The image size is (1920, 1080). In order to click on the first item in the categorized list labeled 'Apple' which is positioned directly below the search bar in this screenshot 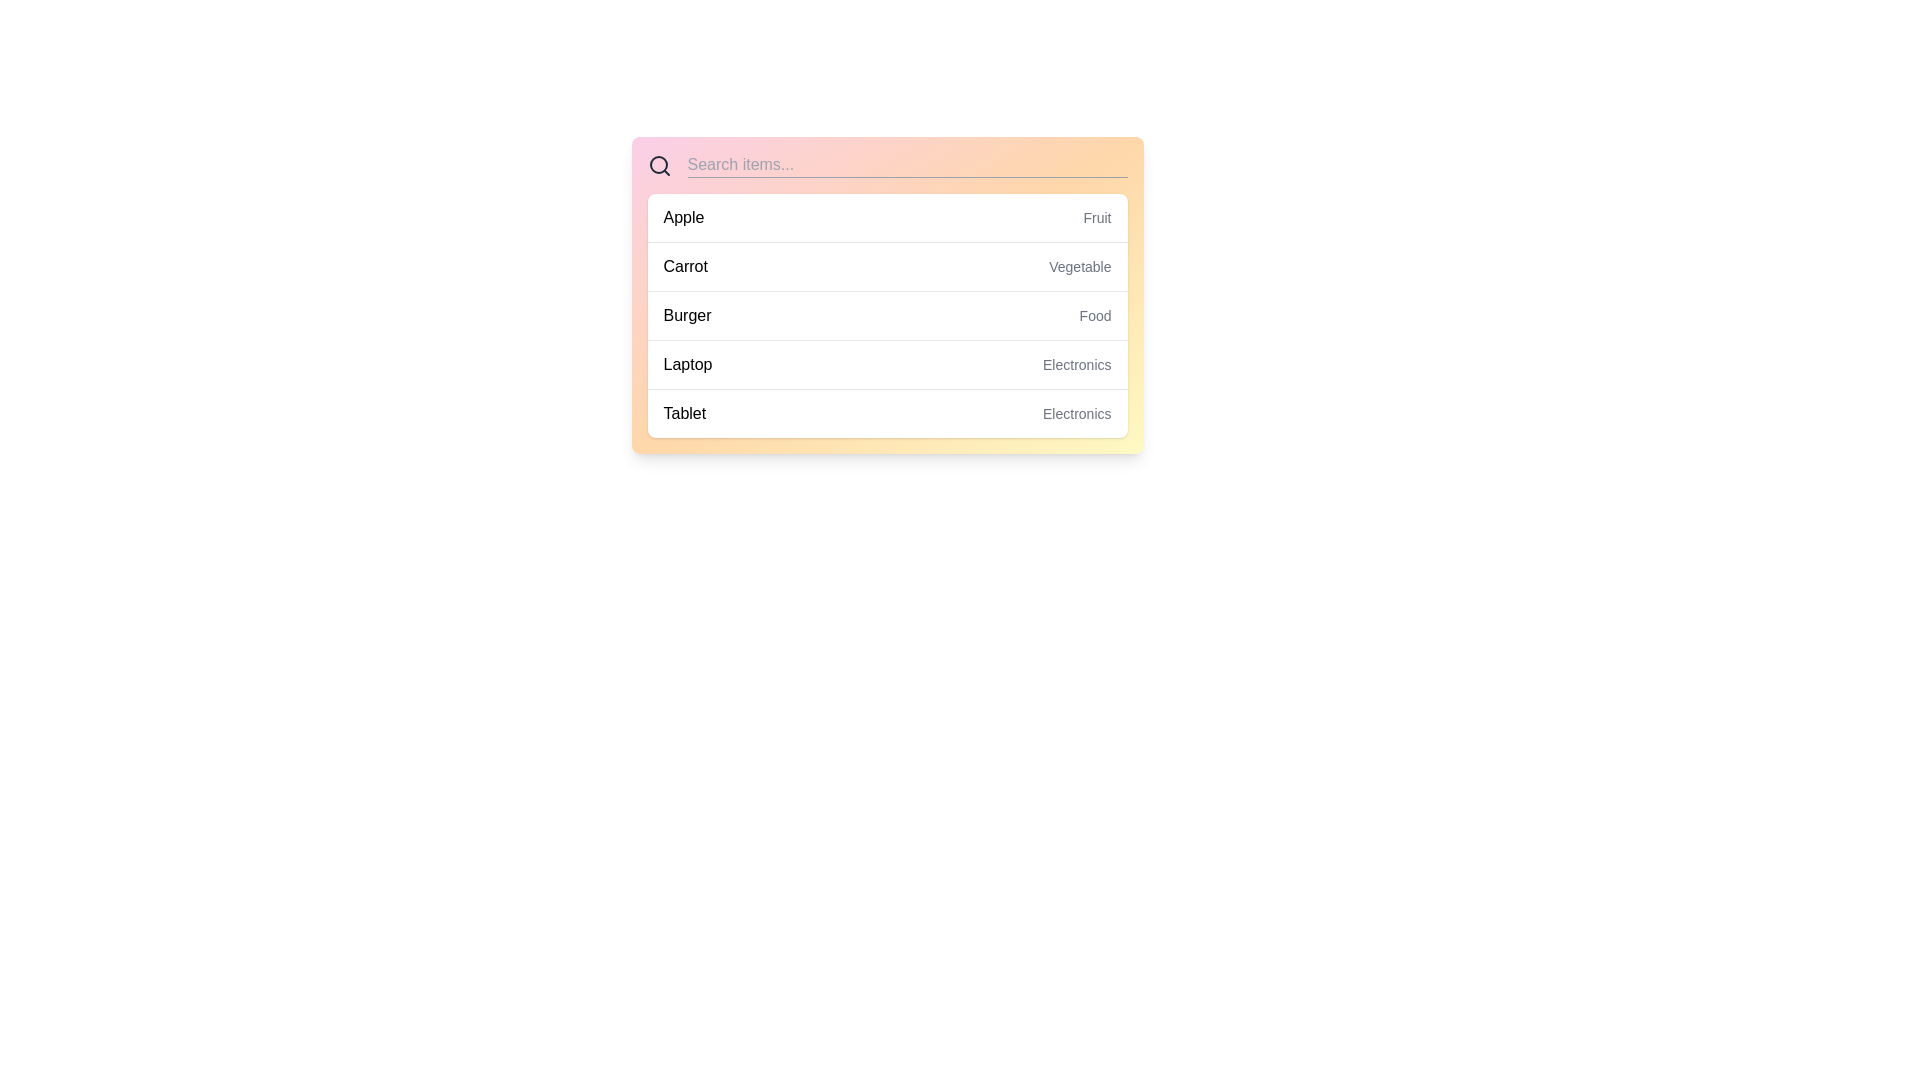, I will do `click(886, 218)`.